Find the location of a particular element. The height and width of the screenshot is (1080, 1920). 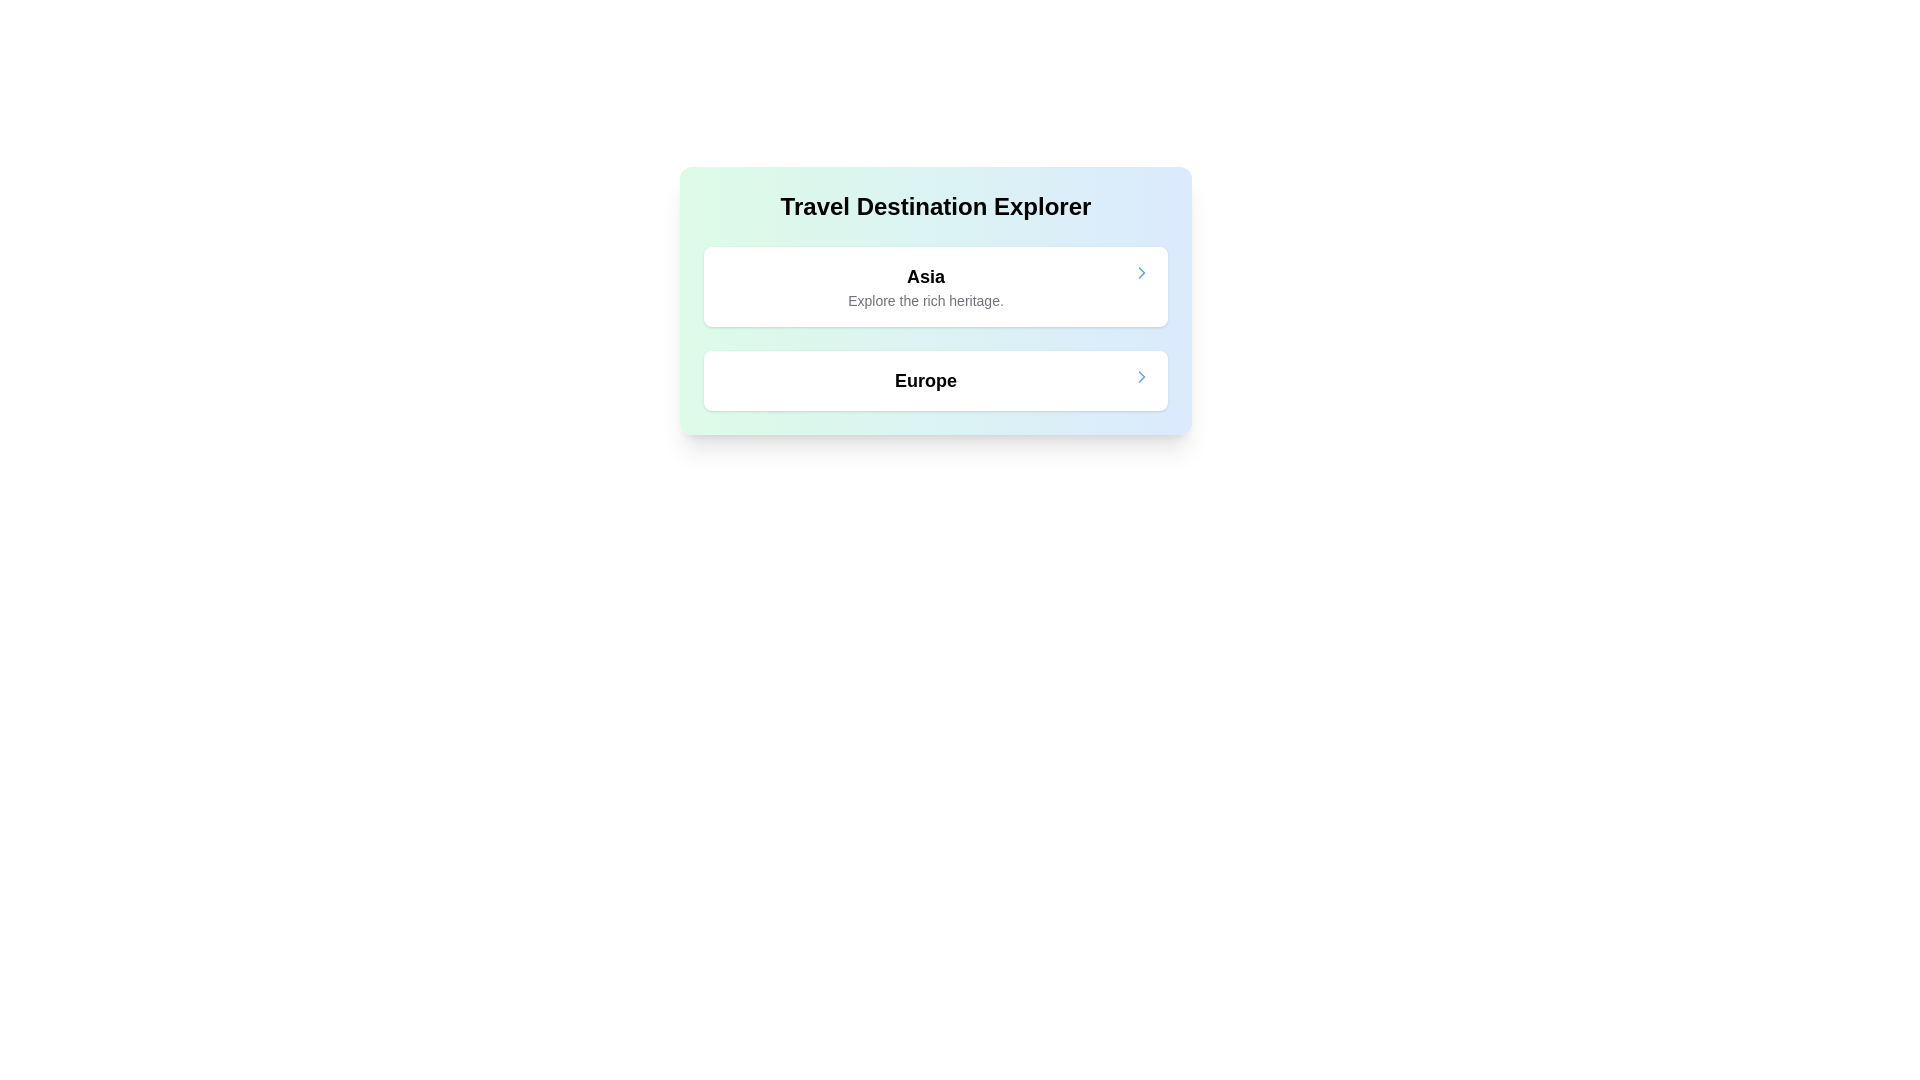

the textual content block that features a bold headline 'Asia' and a smaller subtitle 'Explore the rich heritage.' is located at coordinates (925, 286).